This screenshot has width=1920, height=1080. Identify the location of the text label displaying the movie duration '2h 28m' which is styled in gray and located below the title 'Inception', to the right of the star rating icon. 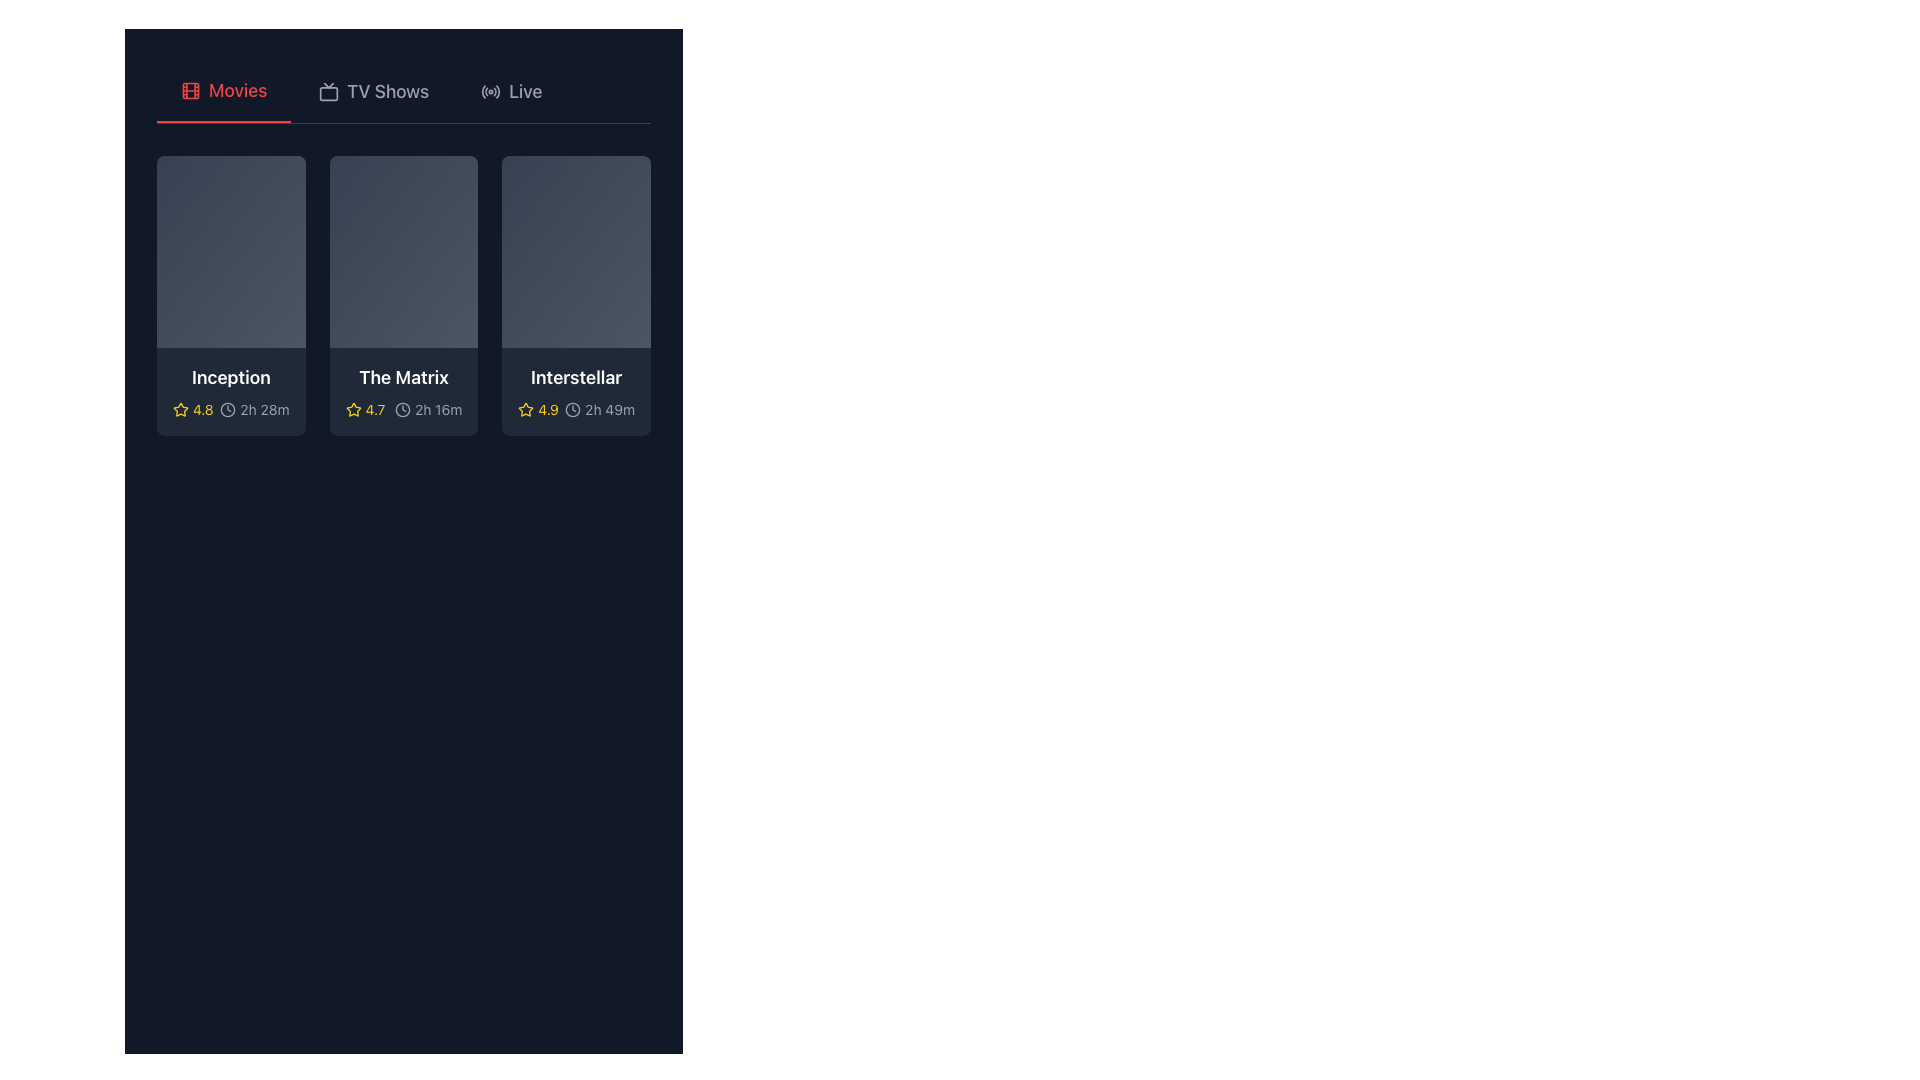
(263, 408).